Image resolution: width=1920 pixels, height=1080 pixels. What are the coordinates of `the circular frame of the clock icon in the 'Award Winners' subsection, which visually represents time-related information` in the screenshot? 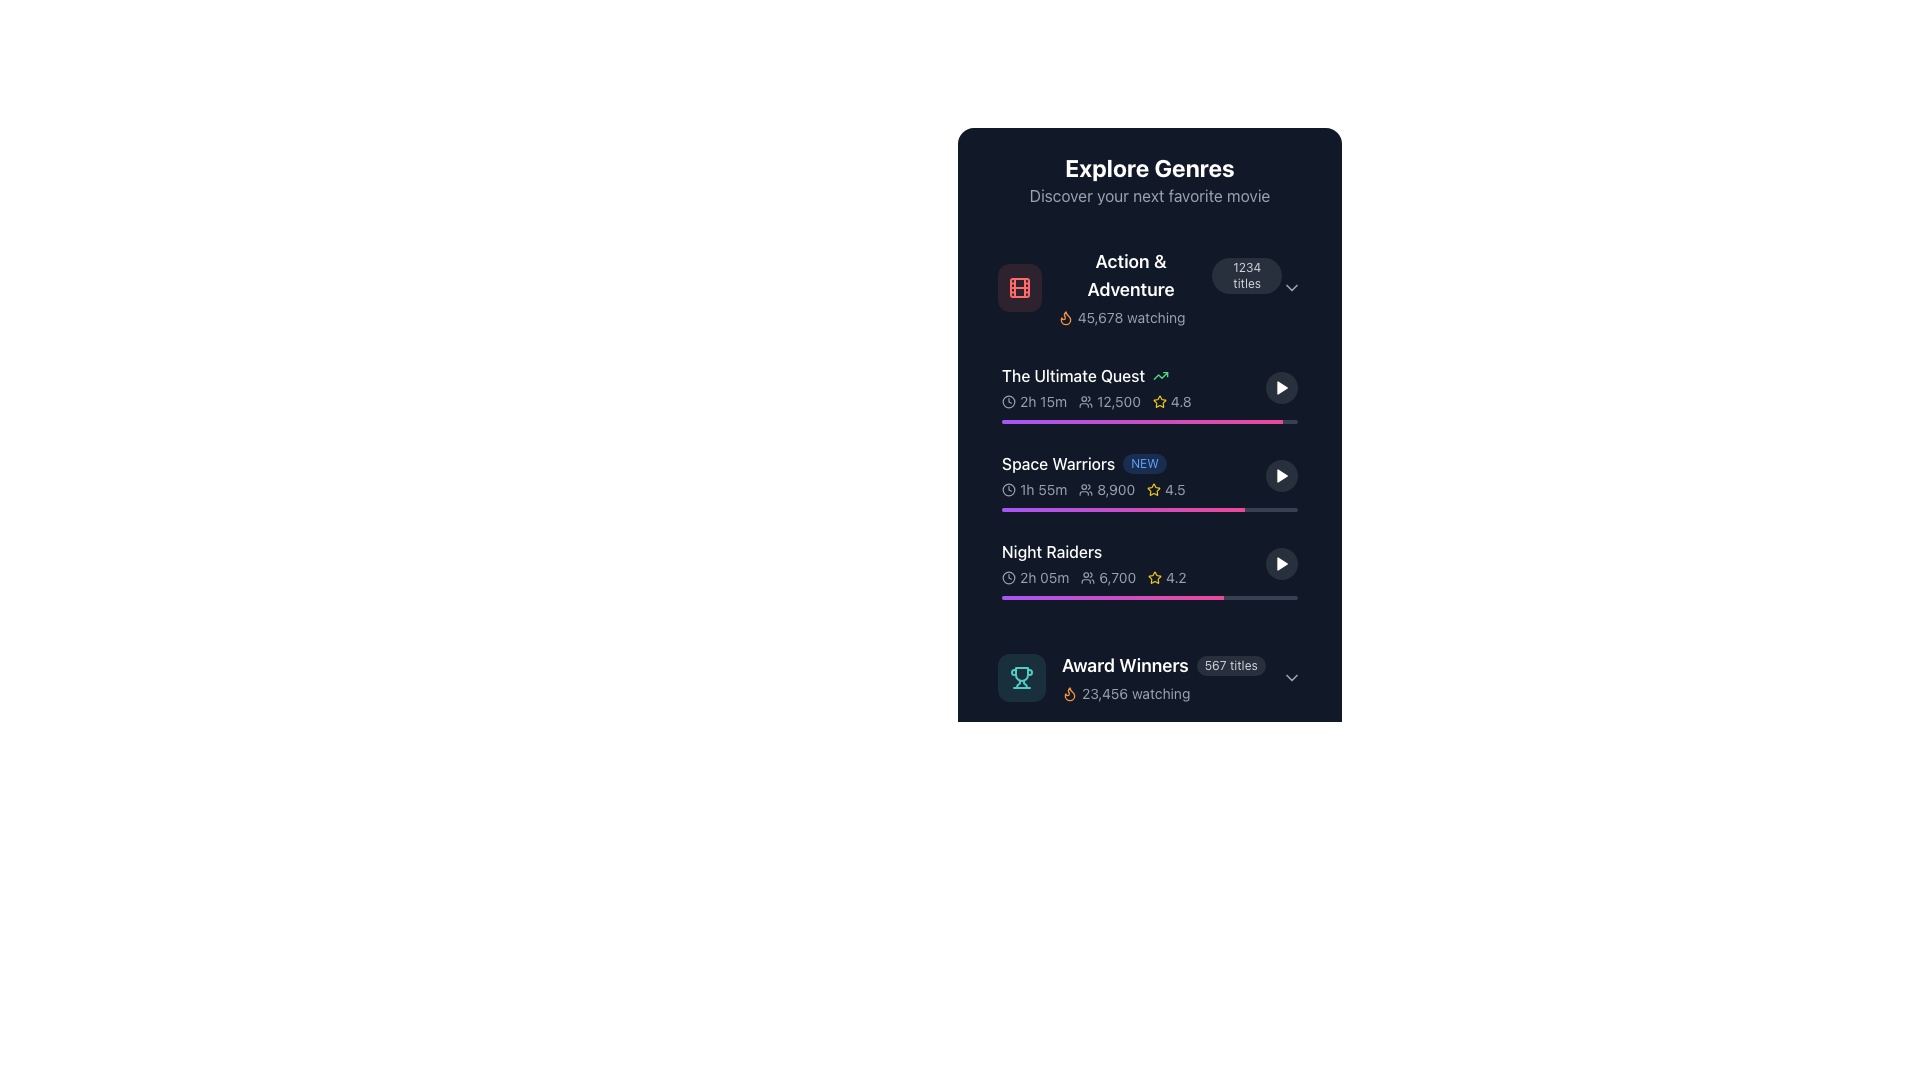 It's located at (1008, 489).